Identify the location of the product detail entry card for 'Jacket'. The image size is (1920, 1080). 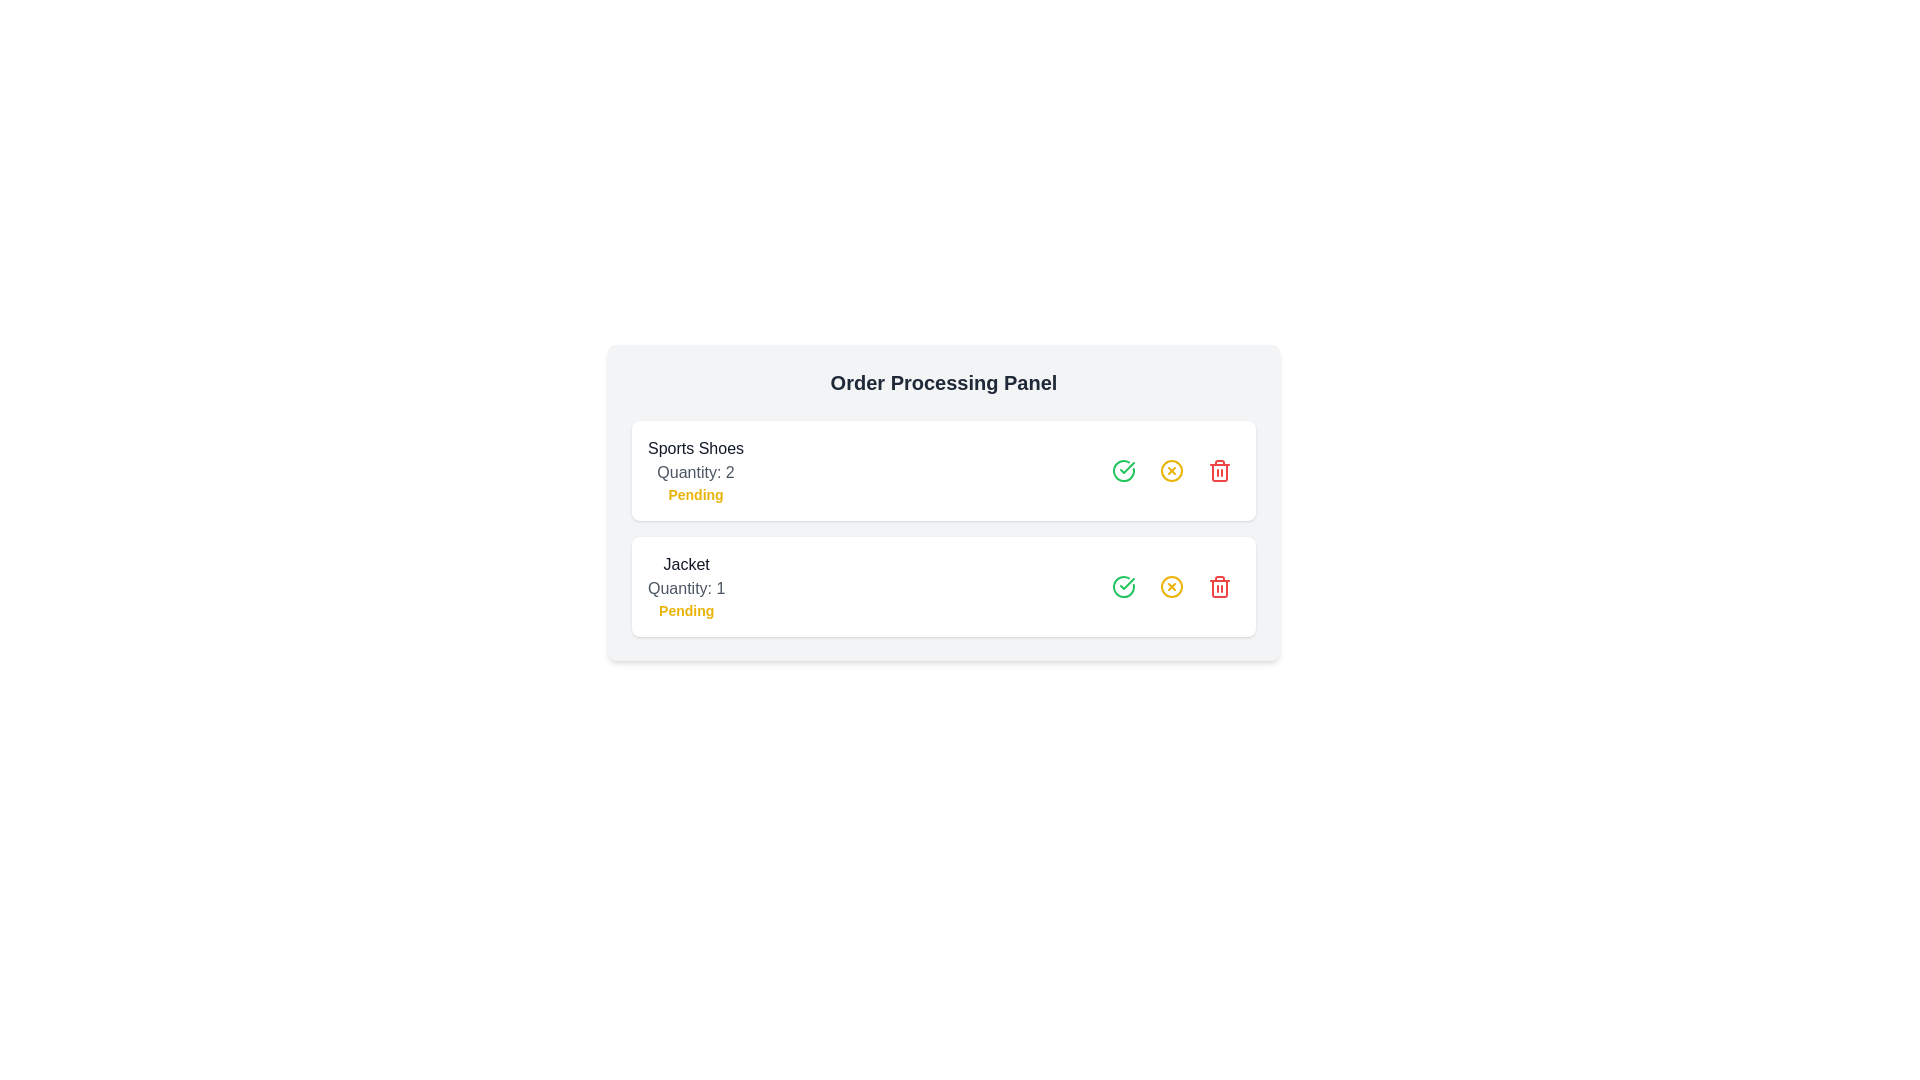
(943, 585).